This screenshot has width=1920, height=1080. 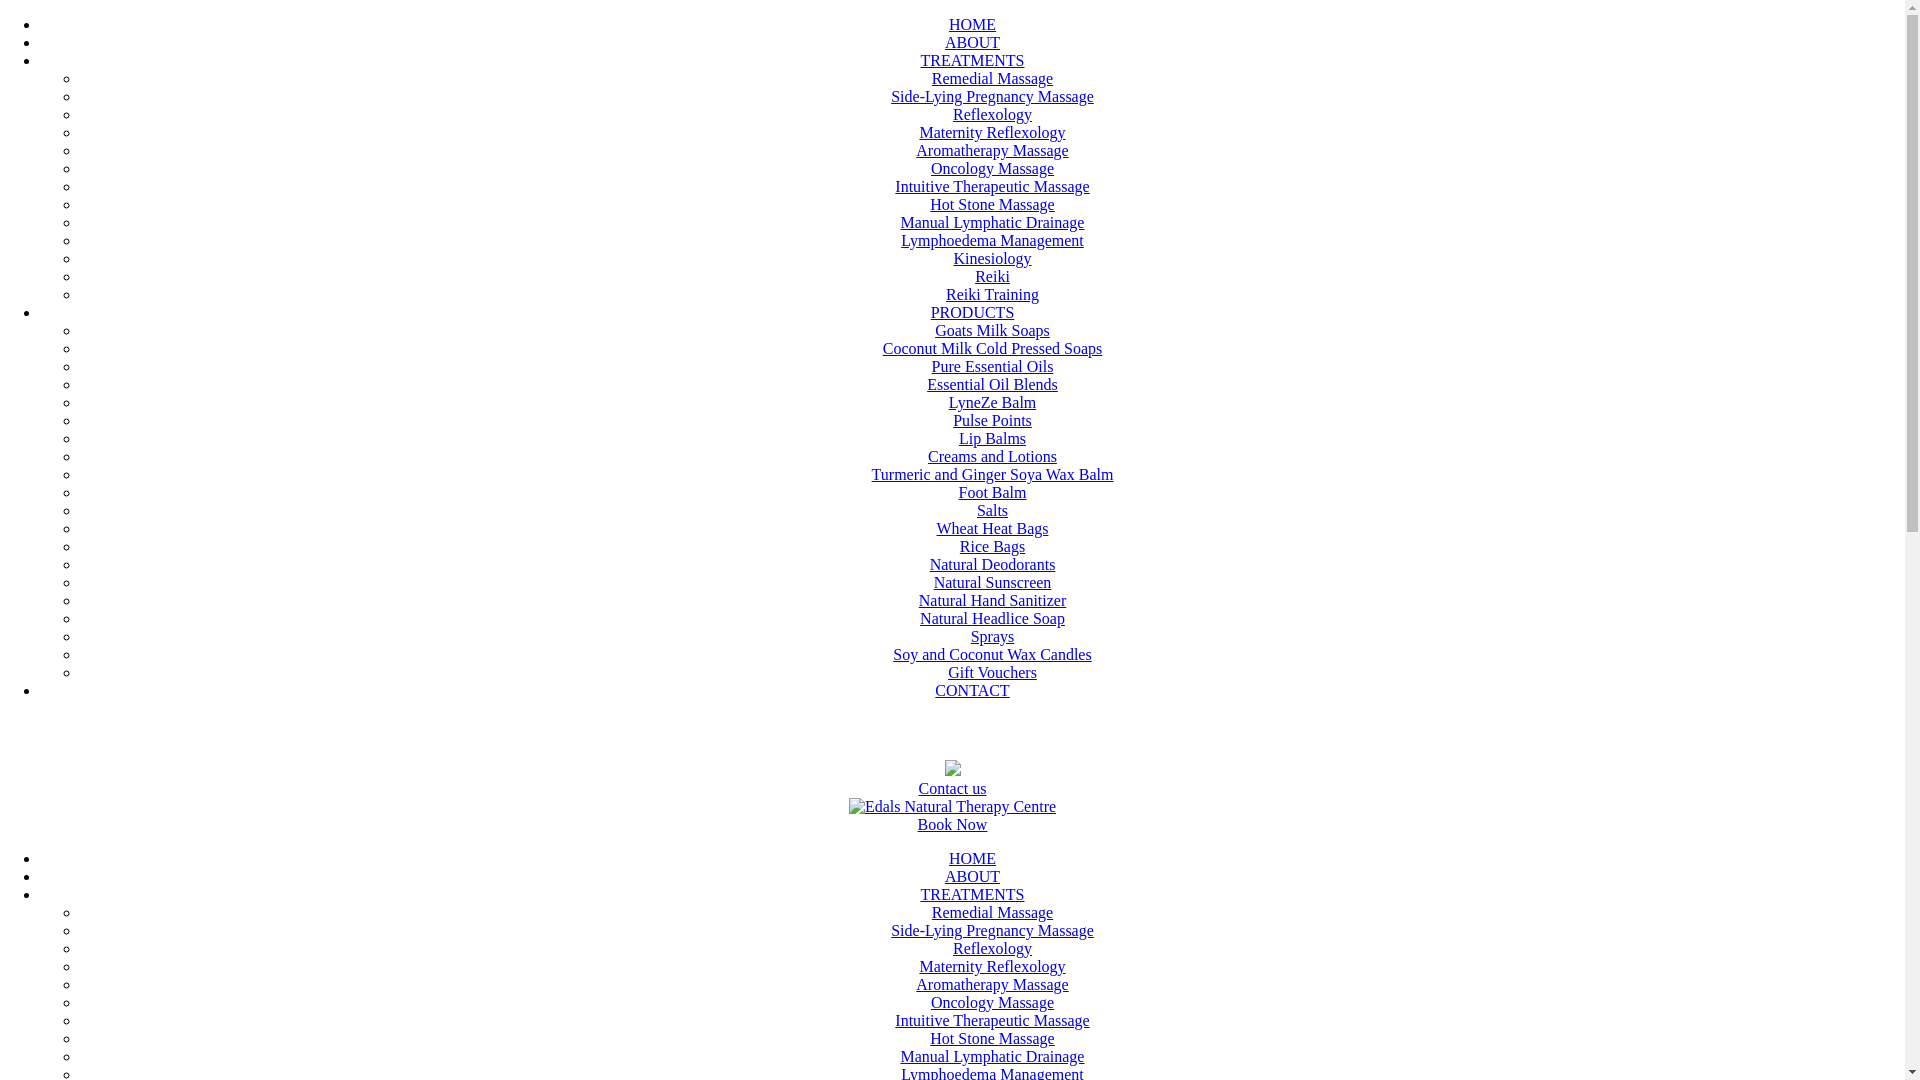 I want to click on 'Natural Hand Sanitizer', so click(x=993, y=599).